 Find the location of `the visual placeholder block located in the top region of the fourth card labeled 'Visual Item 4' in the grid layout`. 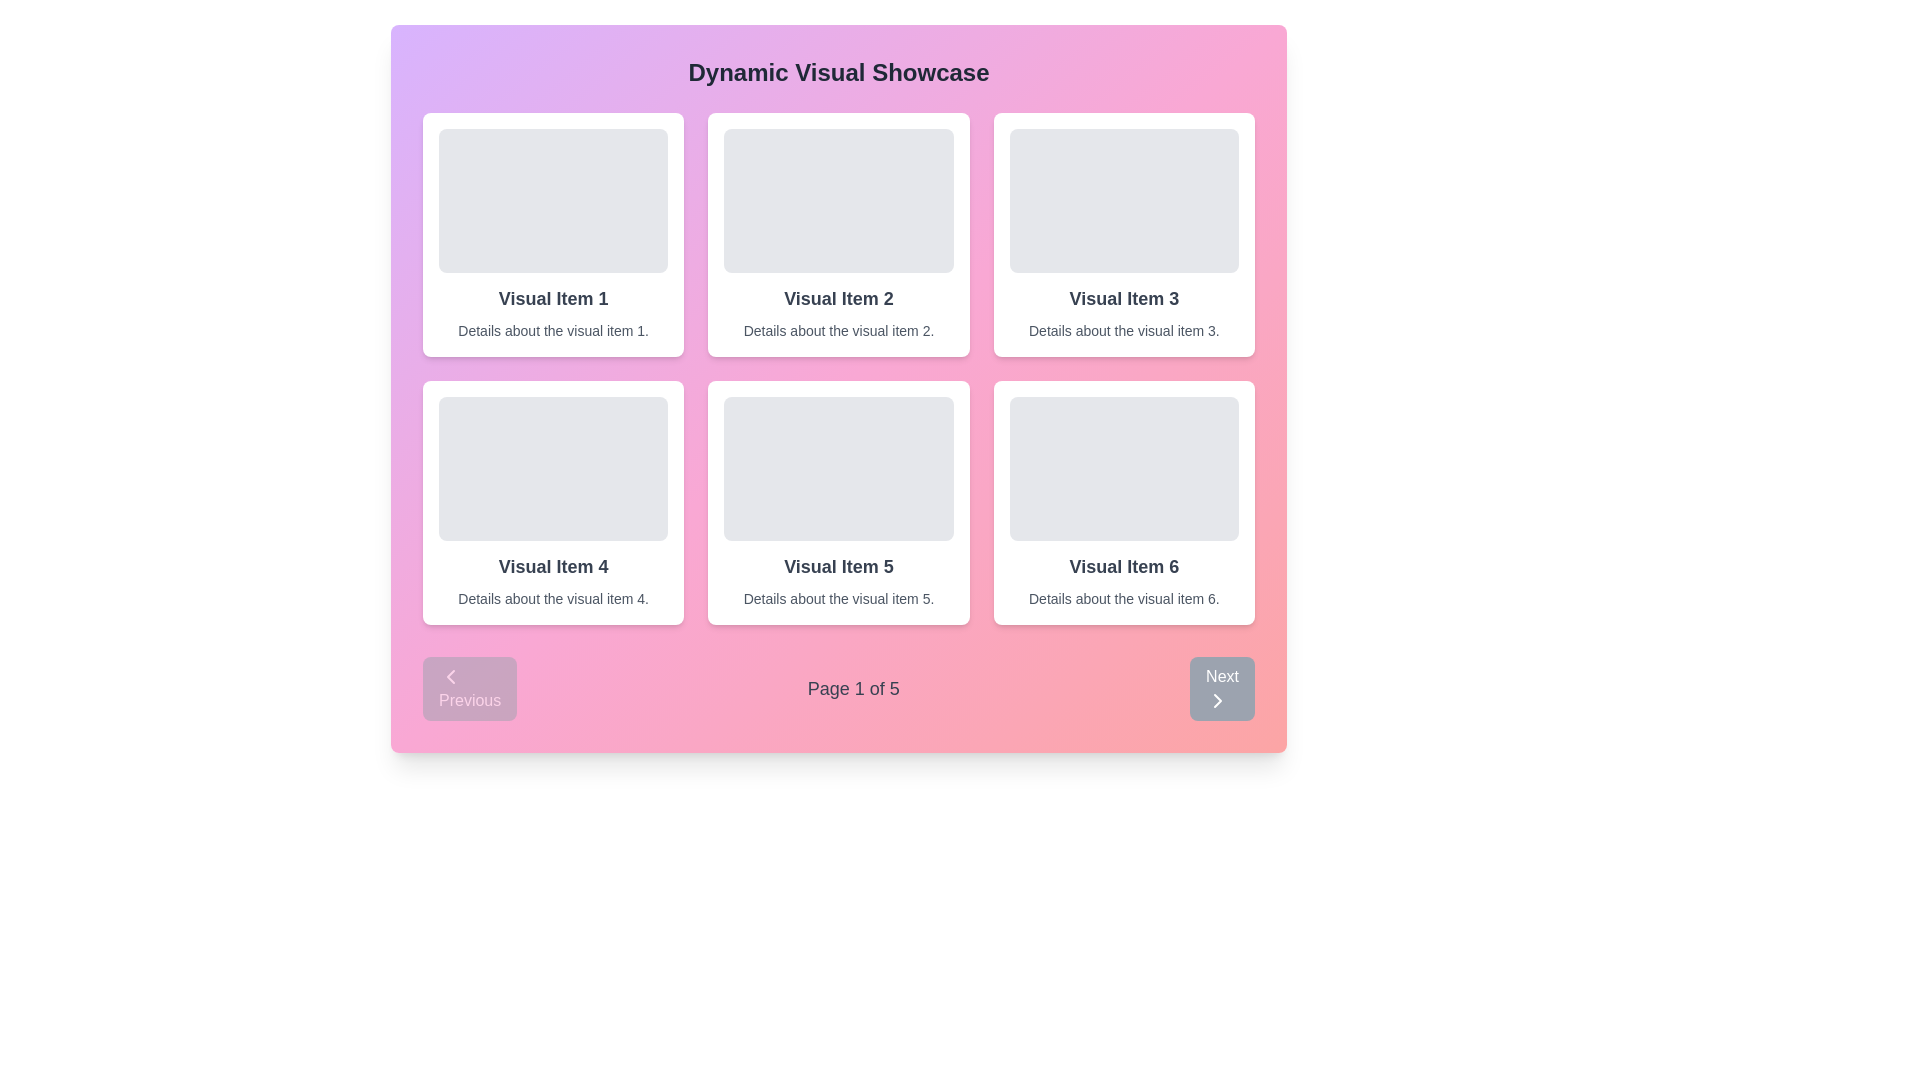

the visual placeholder block located in the top region of the fourth card labeled 'Visual Item 4' in the grid layout is located at coordinates (553, 469).